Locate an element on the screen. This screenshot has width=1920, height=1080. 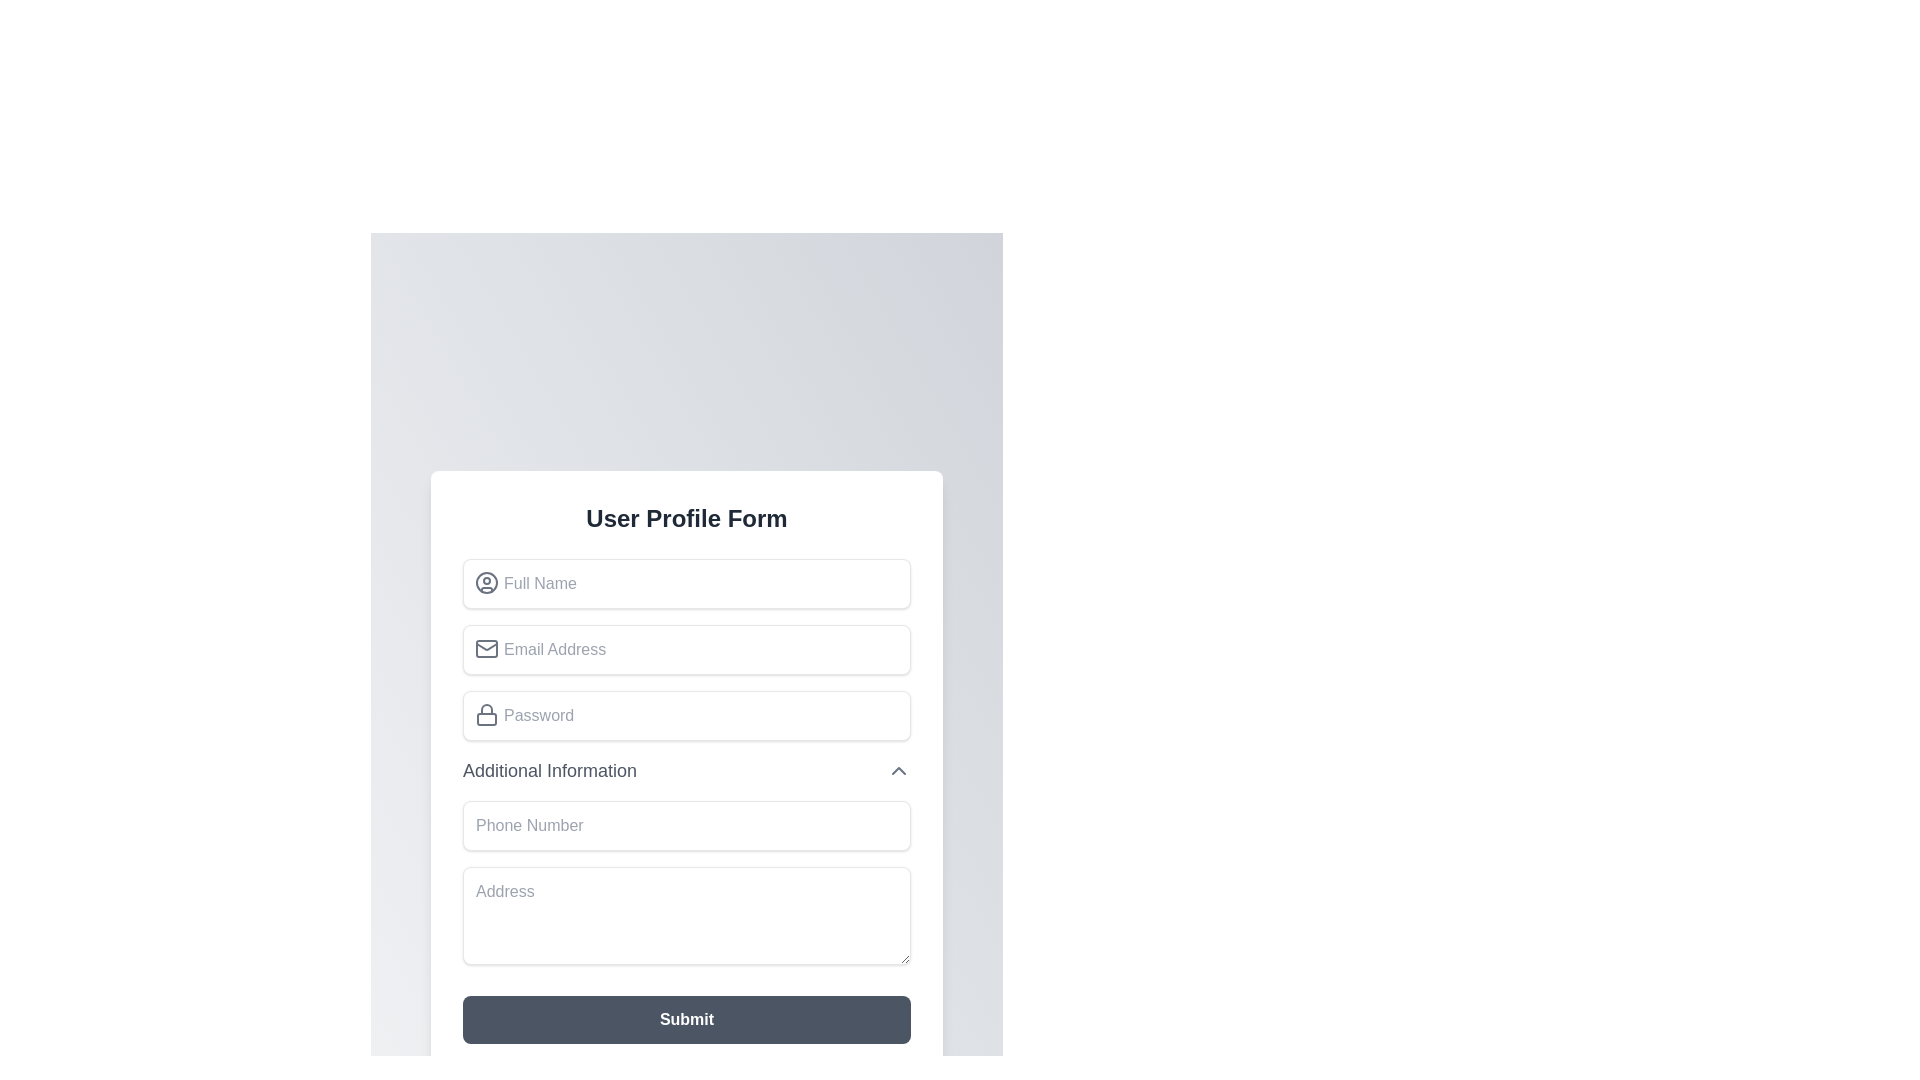
the stylized user icon located at the top-left corner of the Full Name input field area, which features a circular outline and a minimalist design is located at coordinates (486, 582).